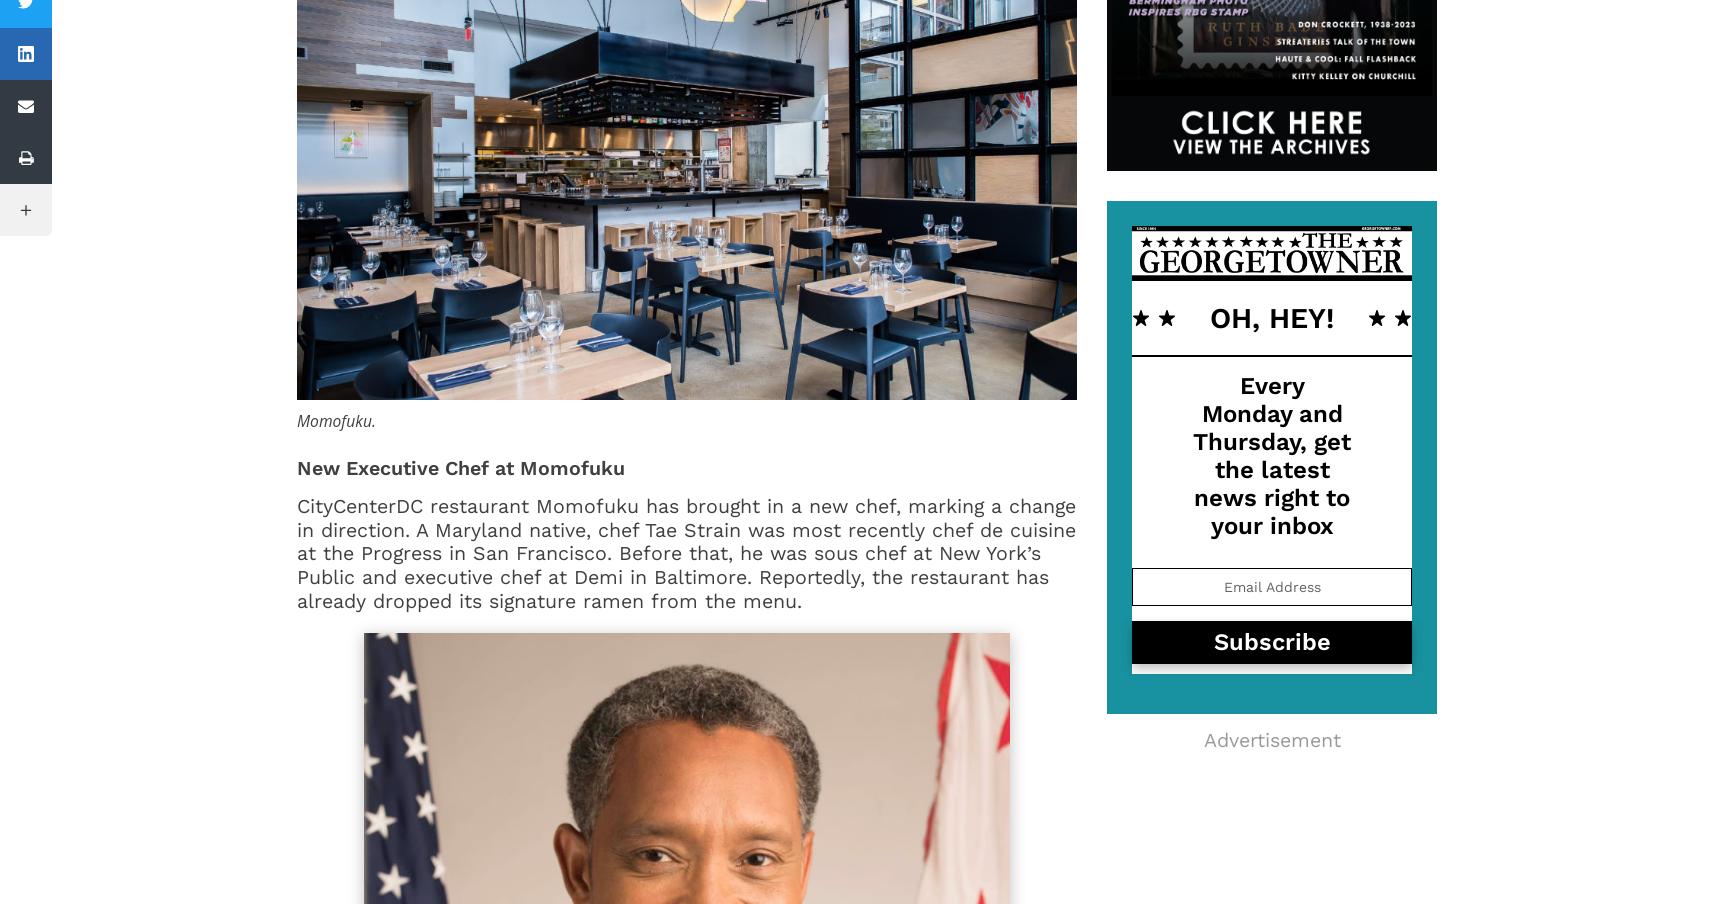 The width and height of the screenshot is (1734, 904). I want to click on 'OH, HEY!', so click(1272, 317).